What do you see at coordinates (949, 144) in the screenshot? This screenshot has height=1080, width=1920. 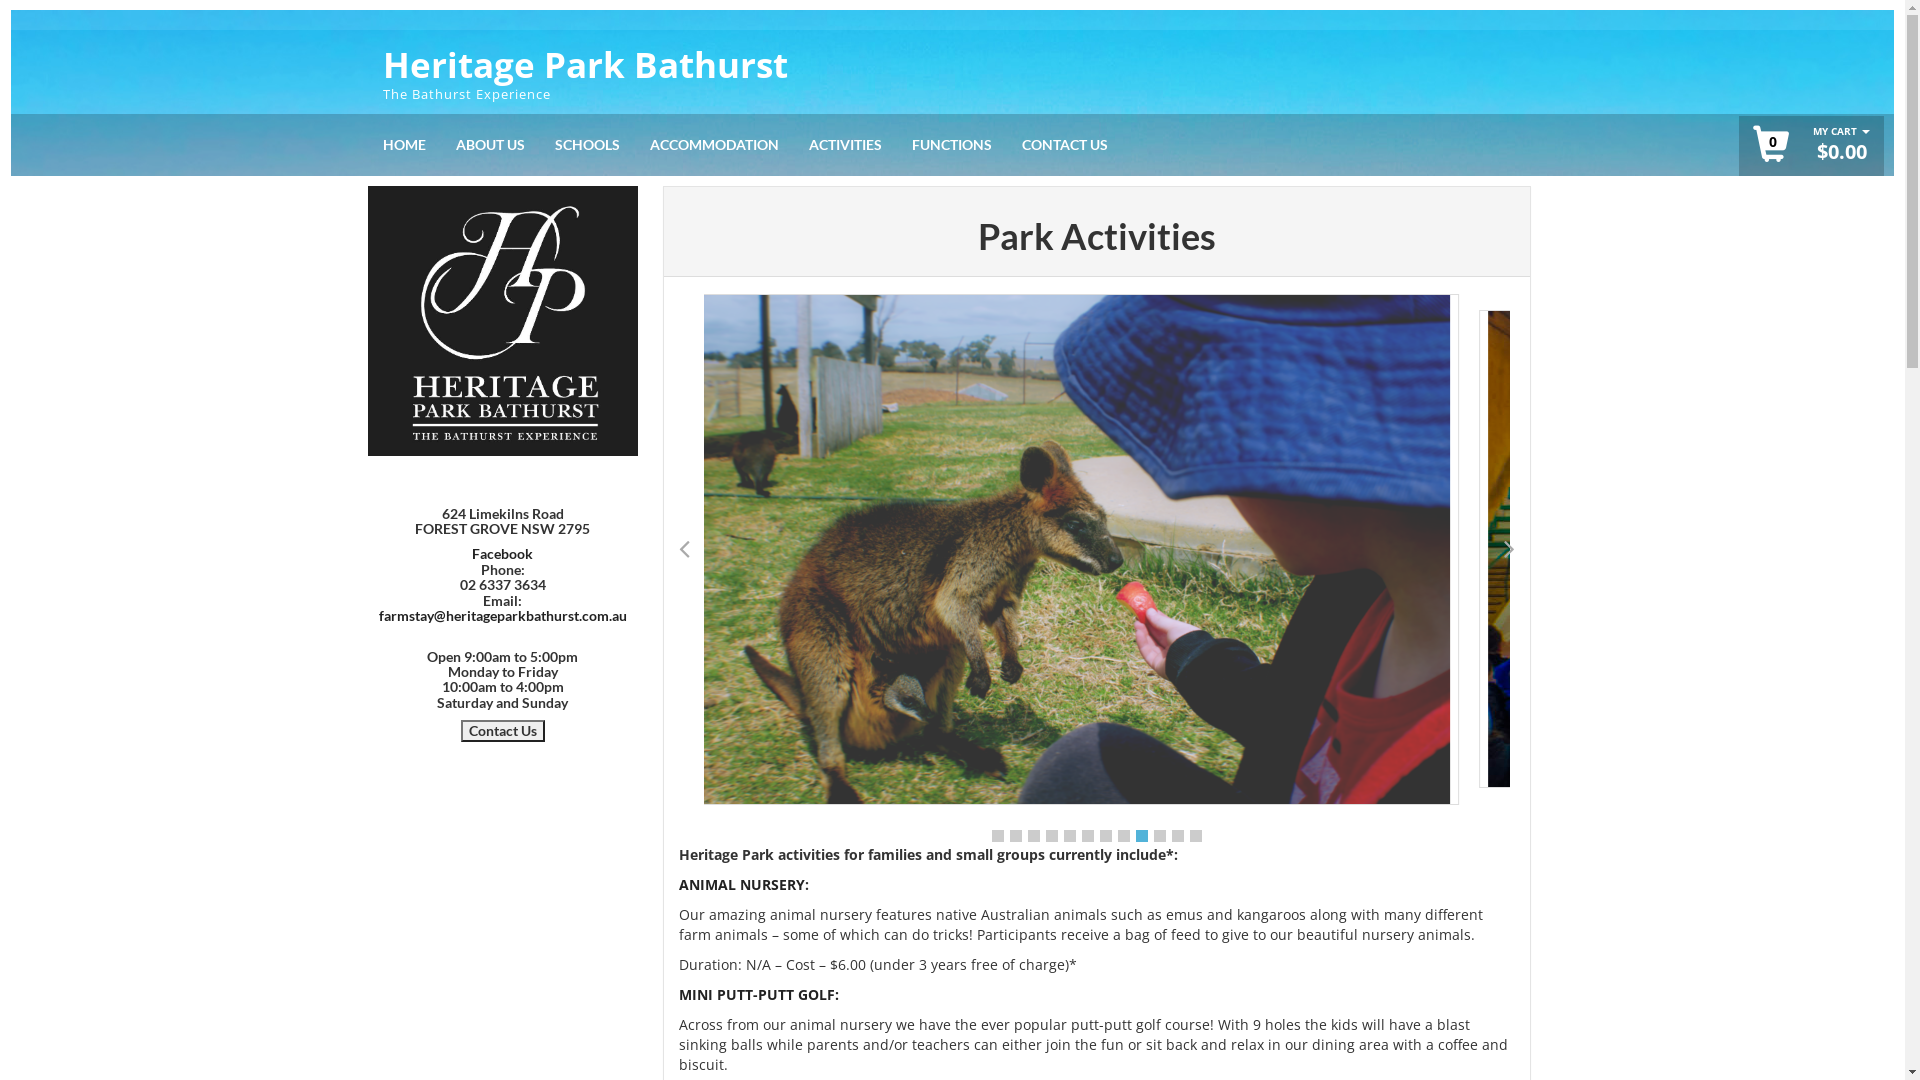 I see `'FUNCTIONS'` at bounding box center [949, 144].